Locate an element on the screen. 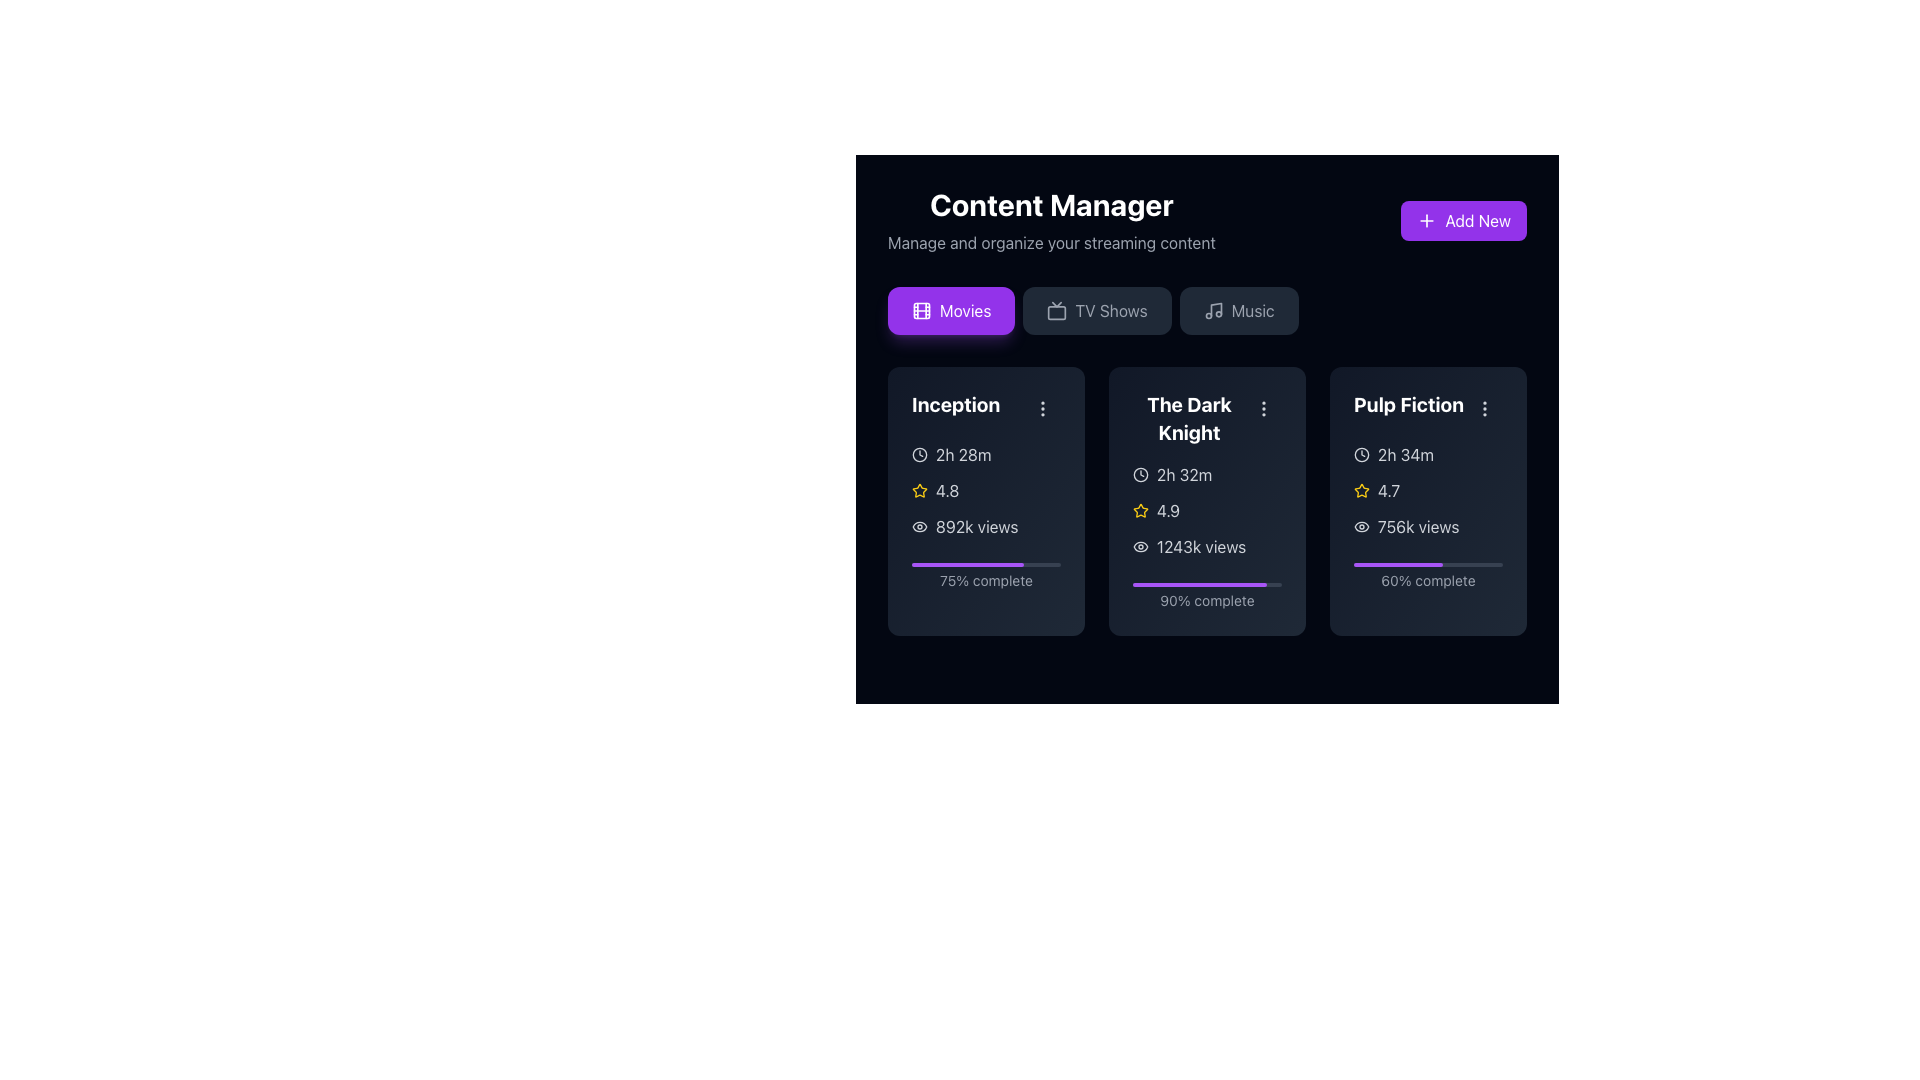  the vertical ellipsis icon in the top-right corner of the 'Pulp Fiction' card for keyboard navigation is located at coordinates (1484, 407).